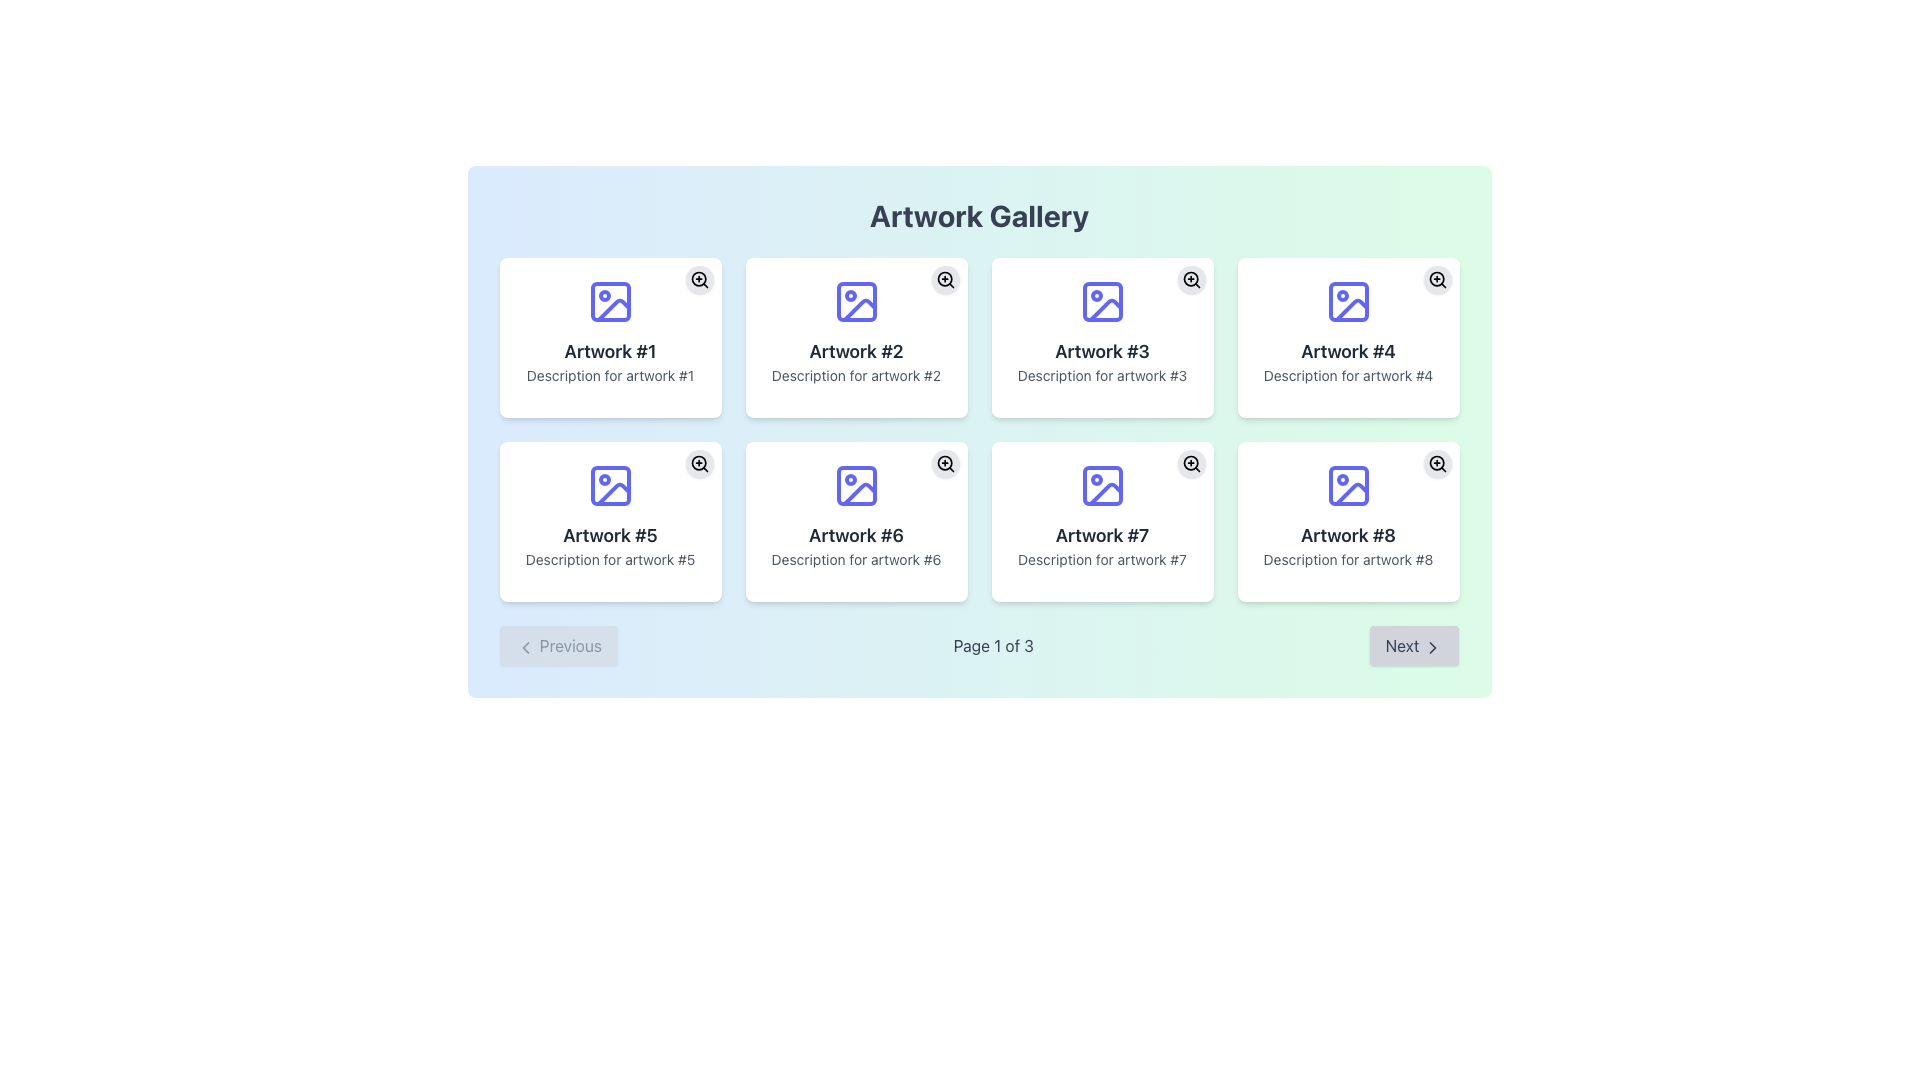 The width and height of the screenshot is (1920, 1080). I want to click on the 'Previous' button with a rounded border and gray background, so click(557, 645).